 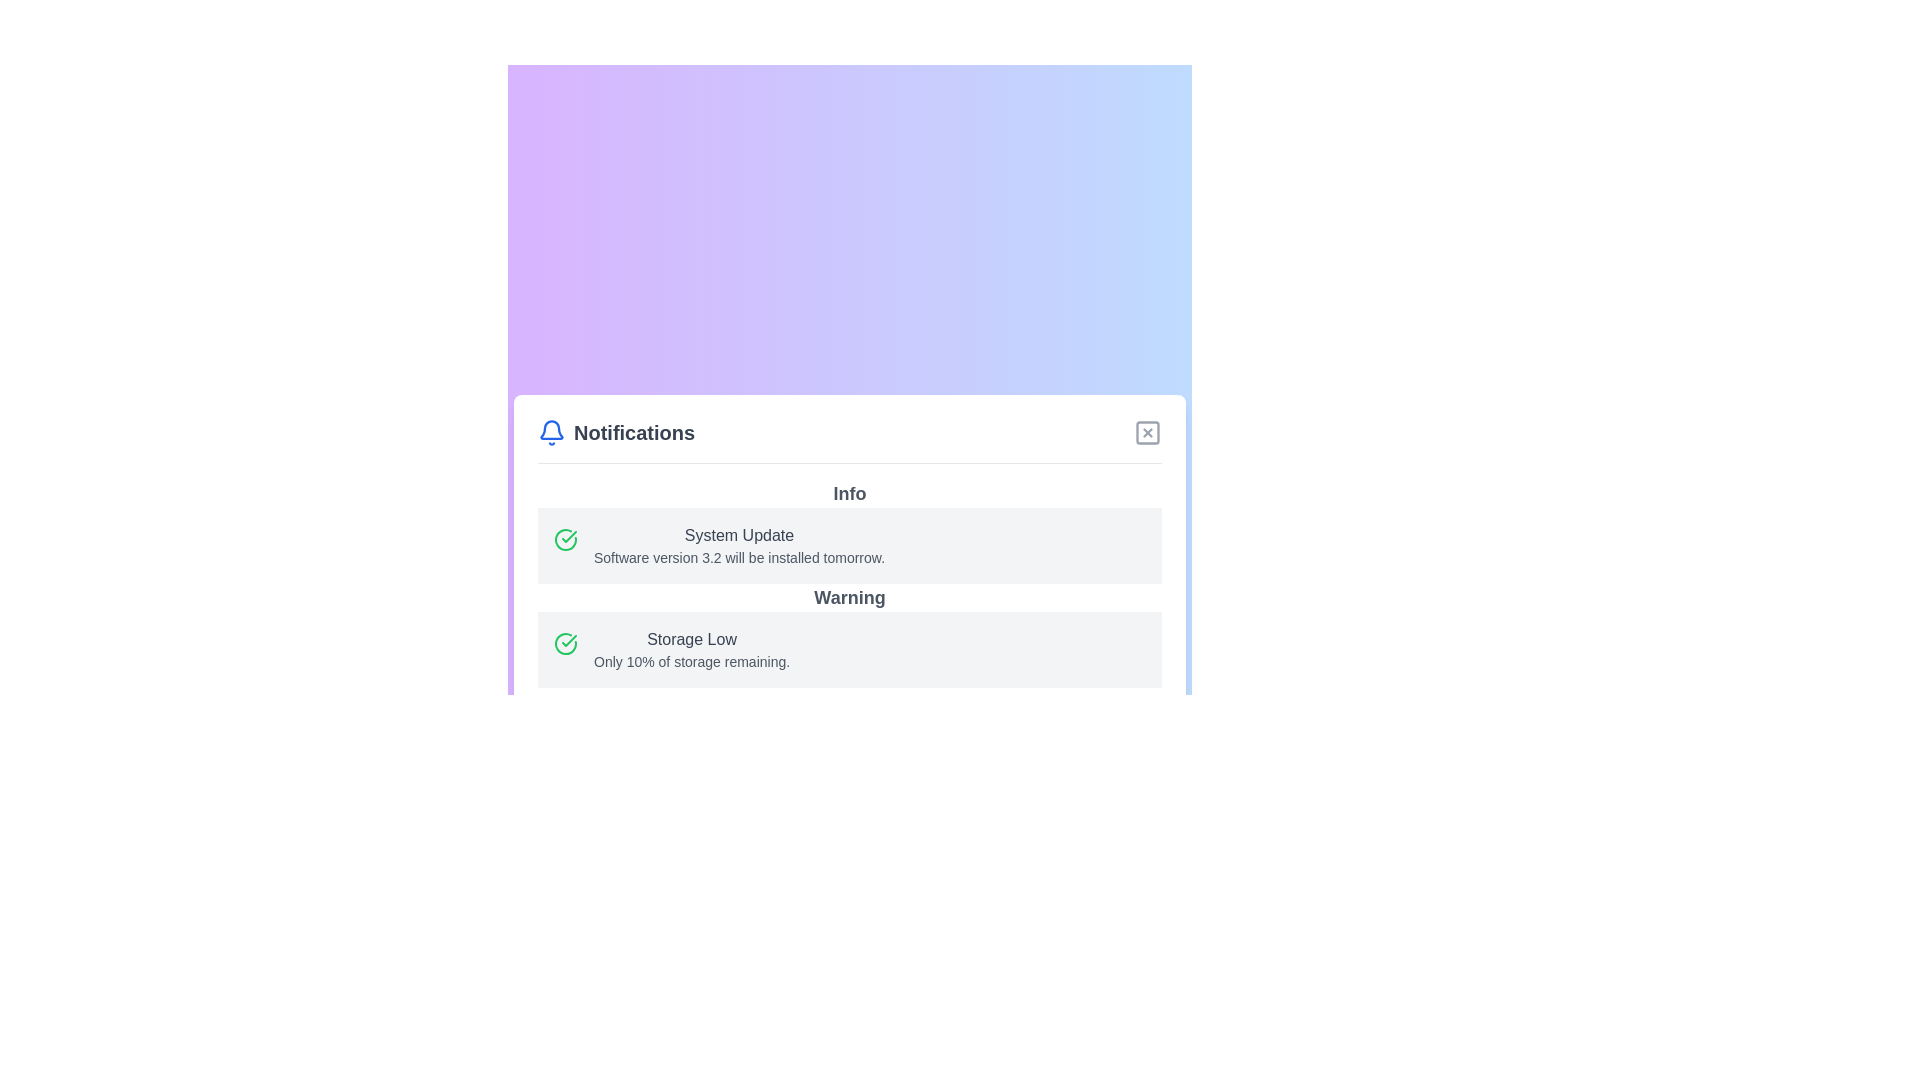 I want to click on the second notification item in the Notification panel that communicates an important update about an upcoming software installation to note the scheduled update, so click(x=849, y=544).